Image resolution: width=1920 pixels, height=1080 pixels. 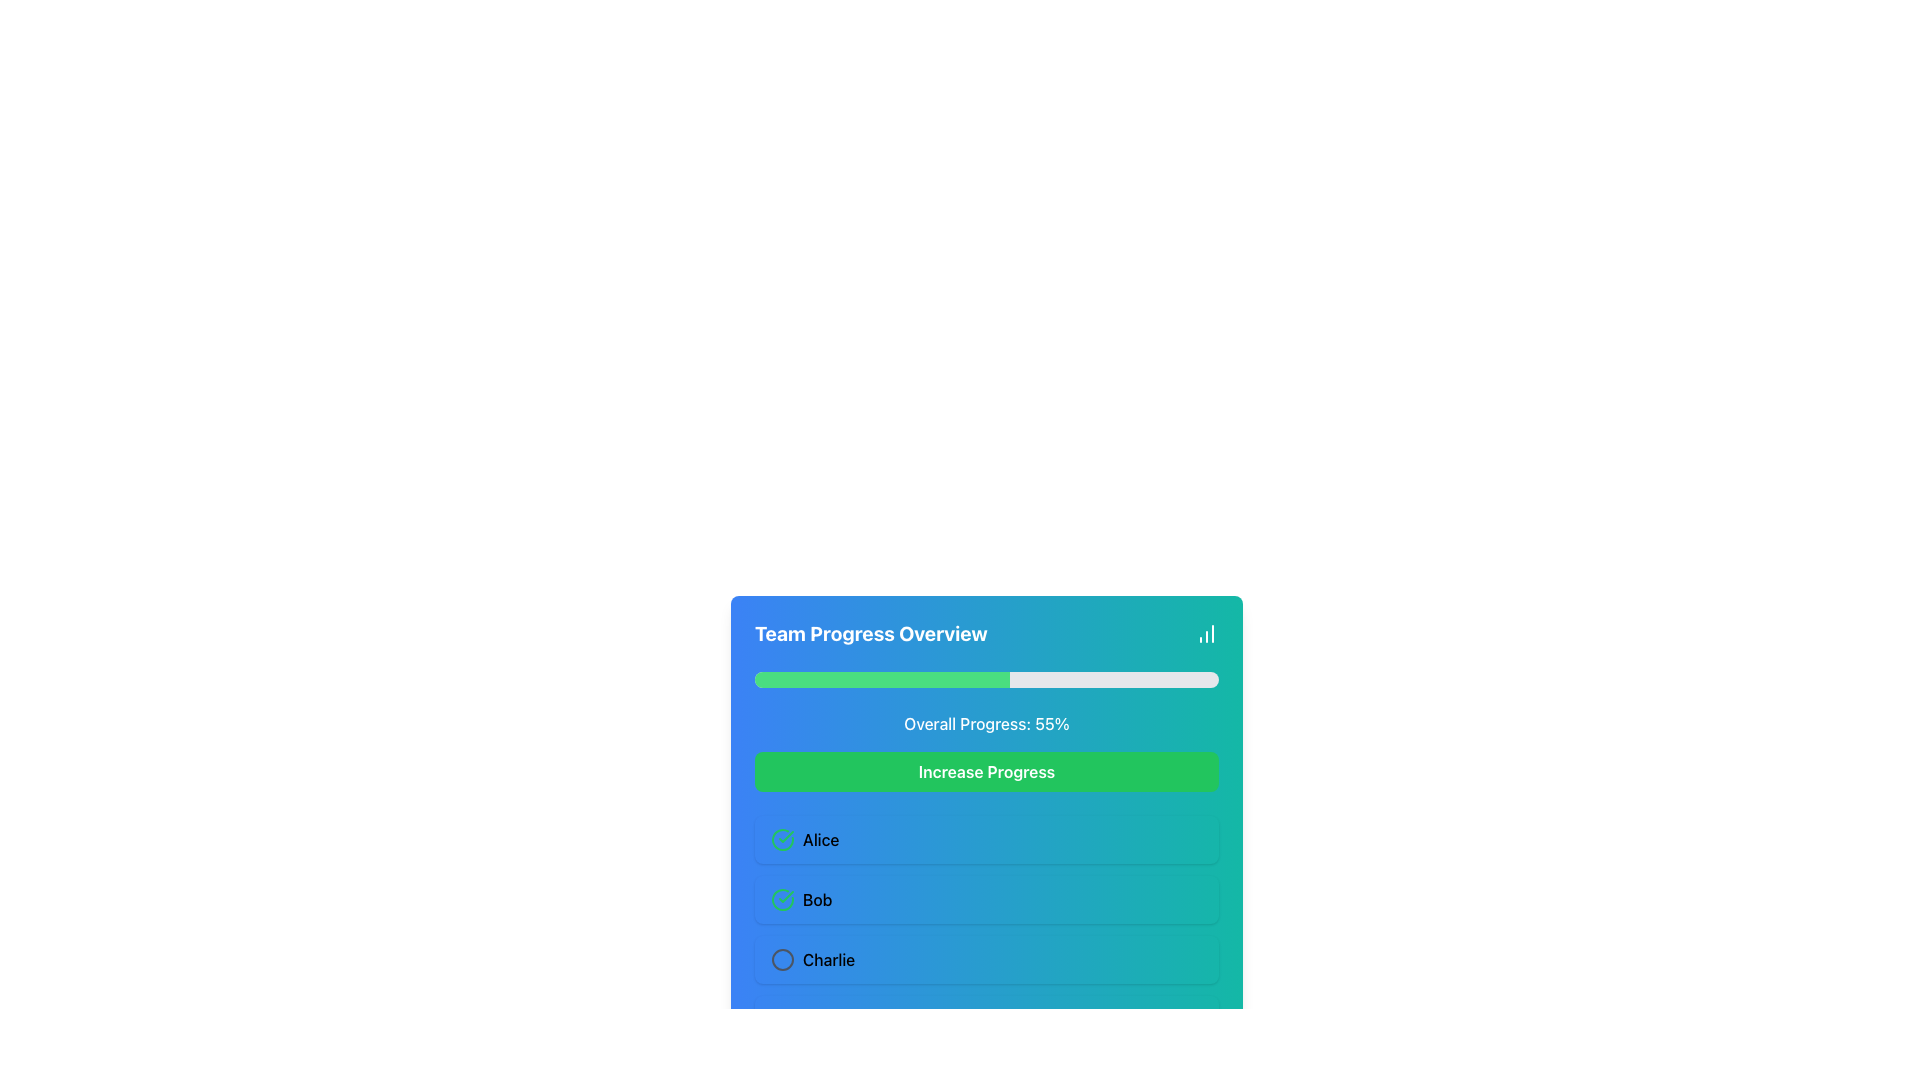 I want to click on the visual state of the circular status marker located to the left of the name 'Charlie', vertically centered relative to the text, so click(x=781, y=959).